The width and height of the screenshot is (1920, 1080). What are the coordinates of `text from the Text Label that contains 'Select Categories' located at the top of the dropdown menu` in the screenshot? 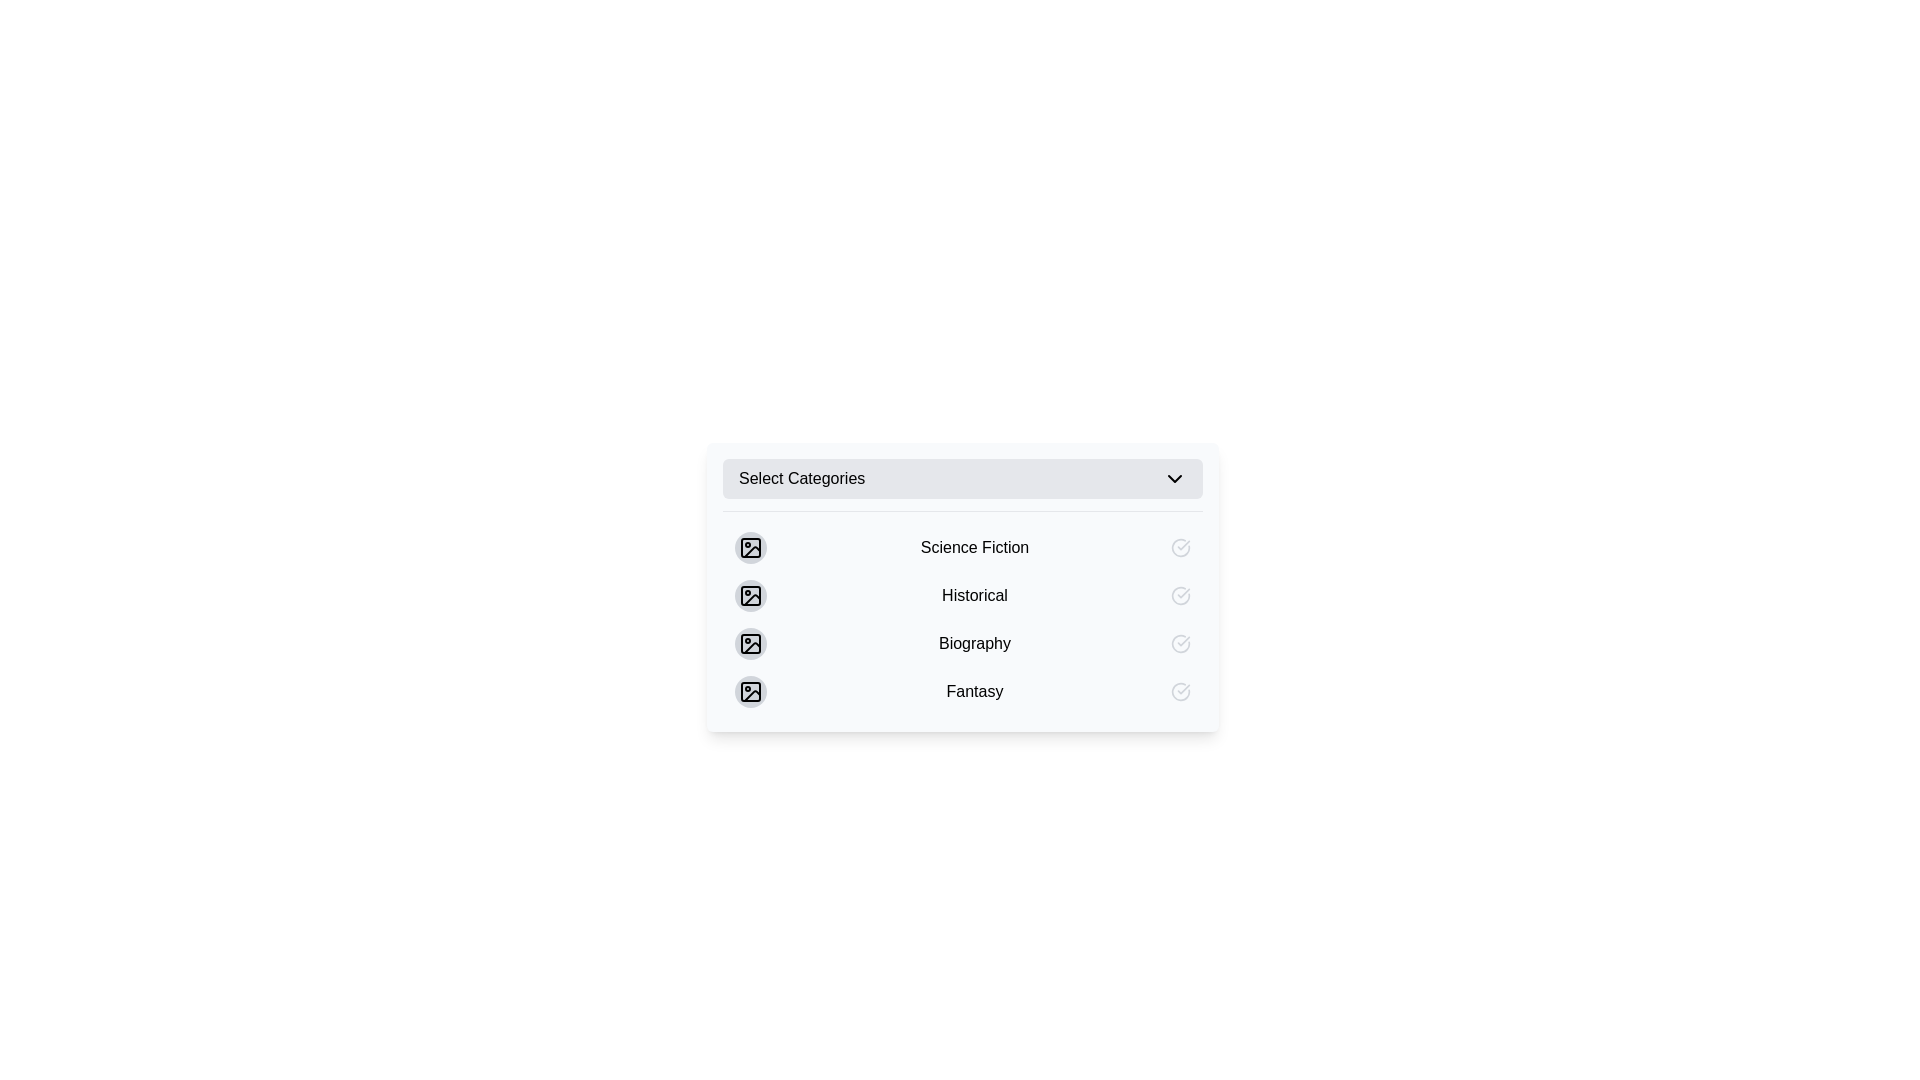 It's located at (802, 478).